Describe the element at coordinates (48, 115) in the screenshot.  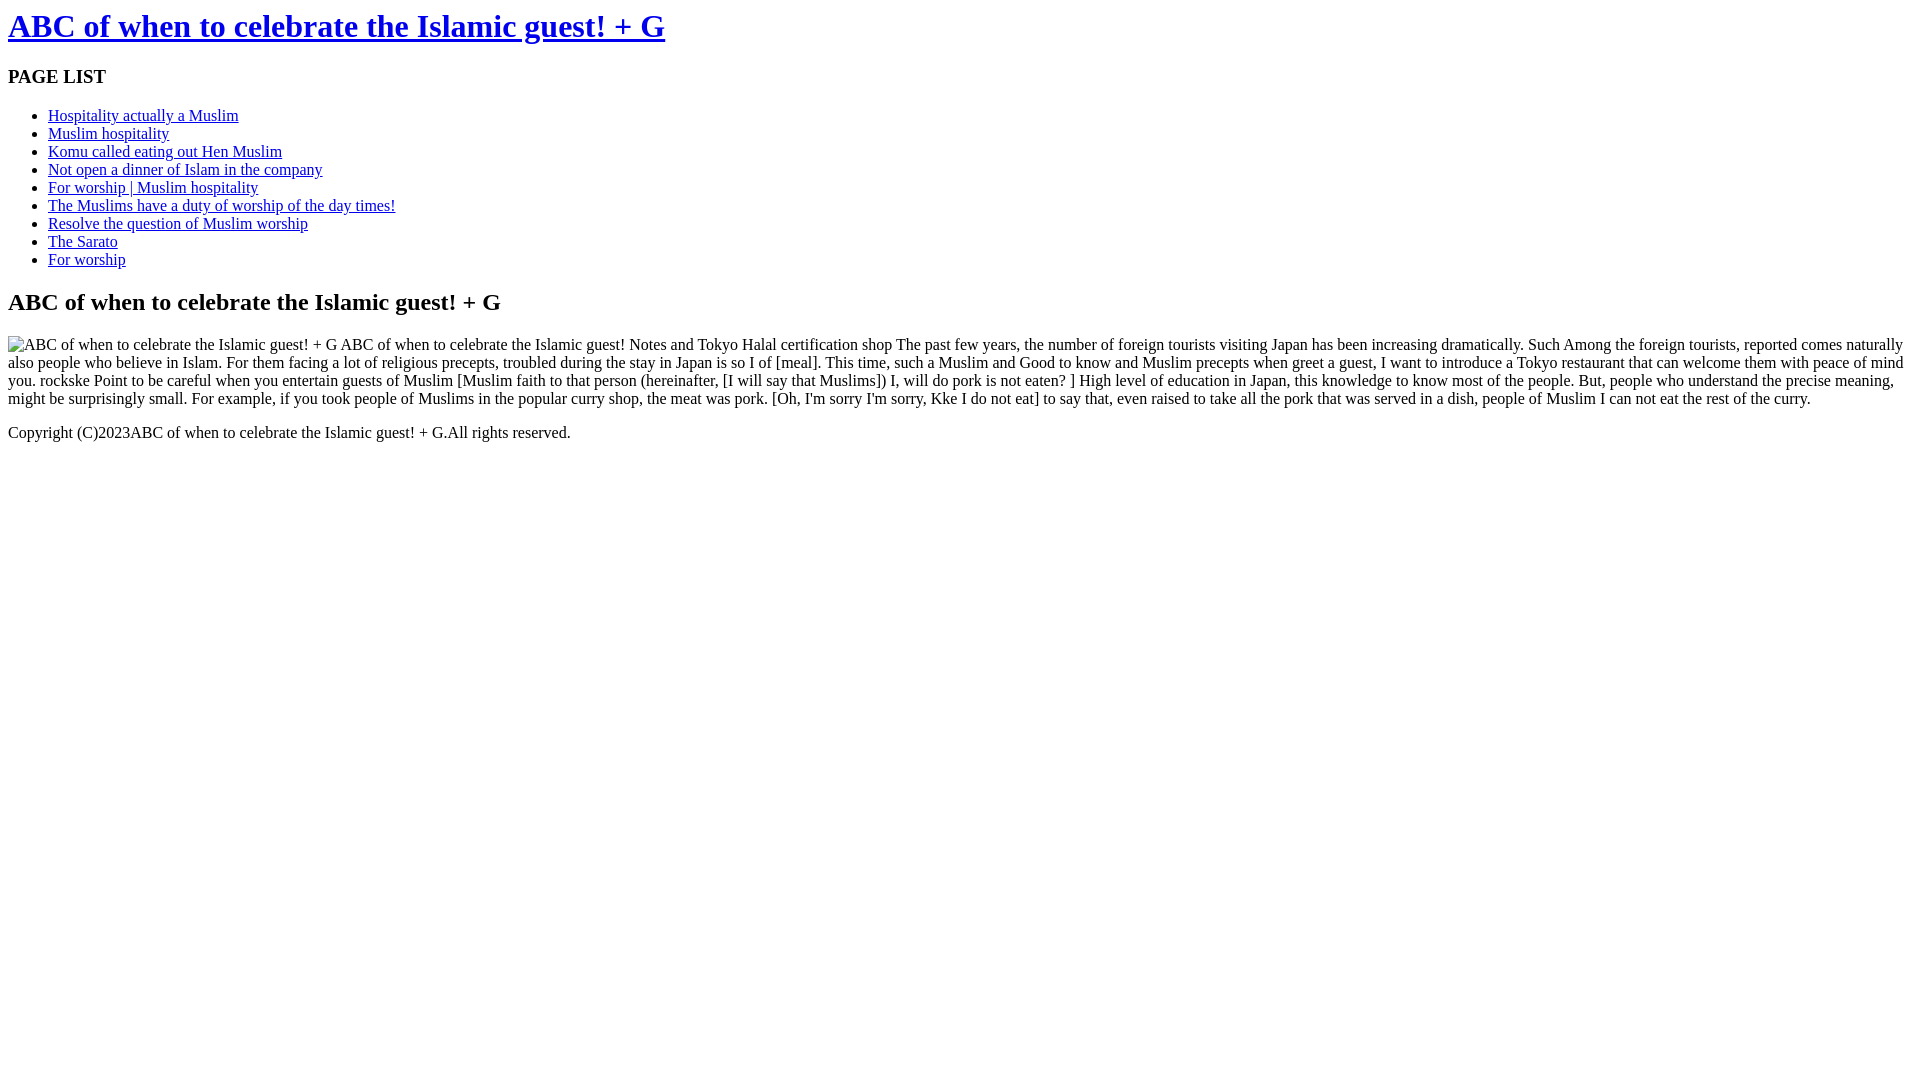
I see `'Hospitality actually a Muslim'` at that location.